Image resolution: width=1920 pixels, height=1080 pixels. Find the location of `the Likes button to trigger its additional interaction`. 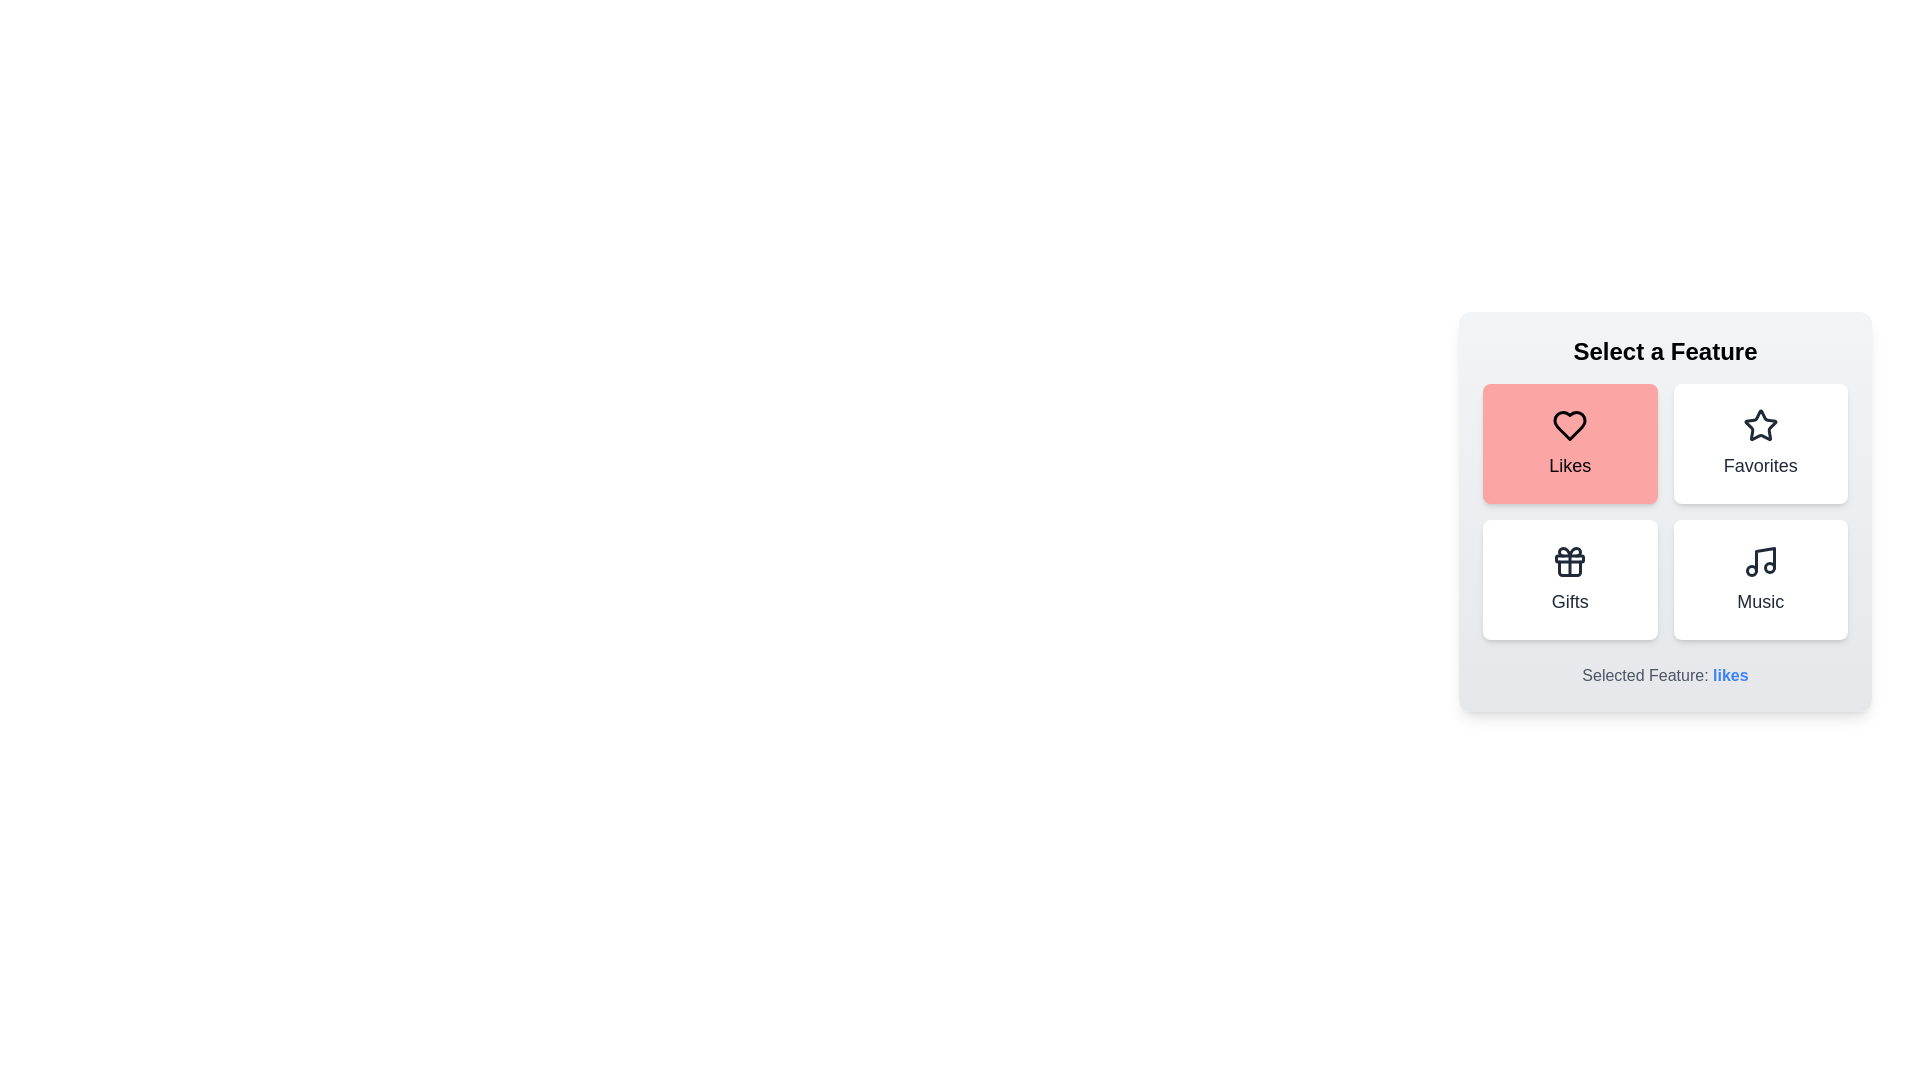

the Likes button to trigger its additional interaction is located at coordinates (1569, 442).